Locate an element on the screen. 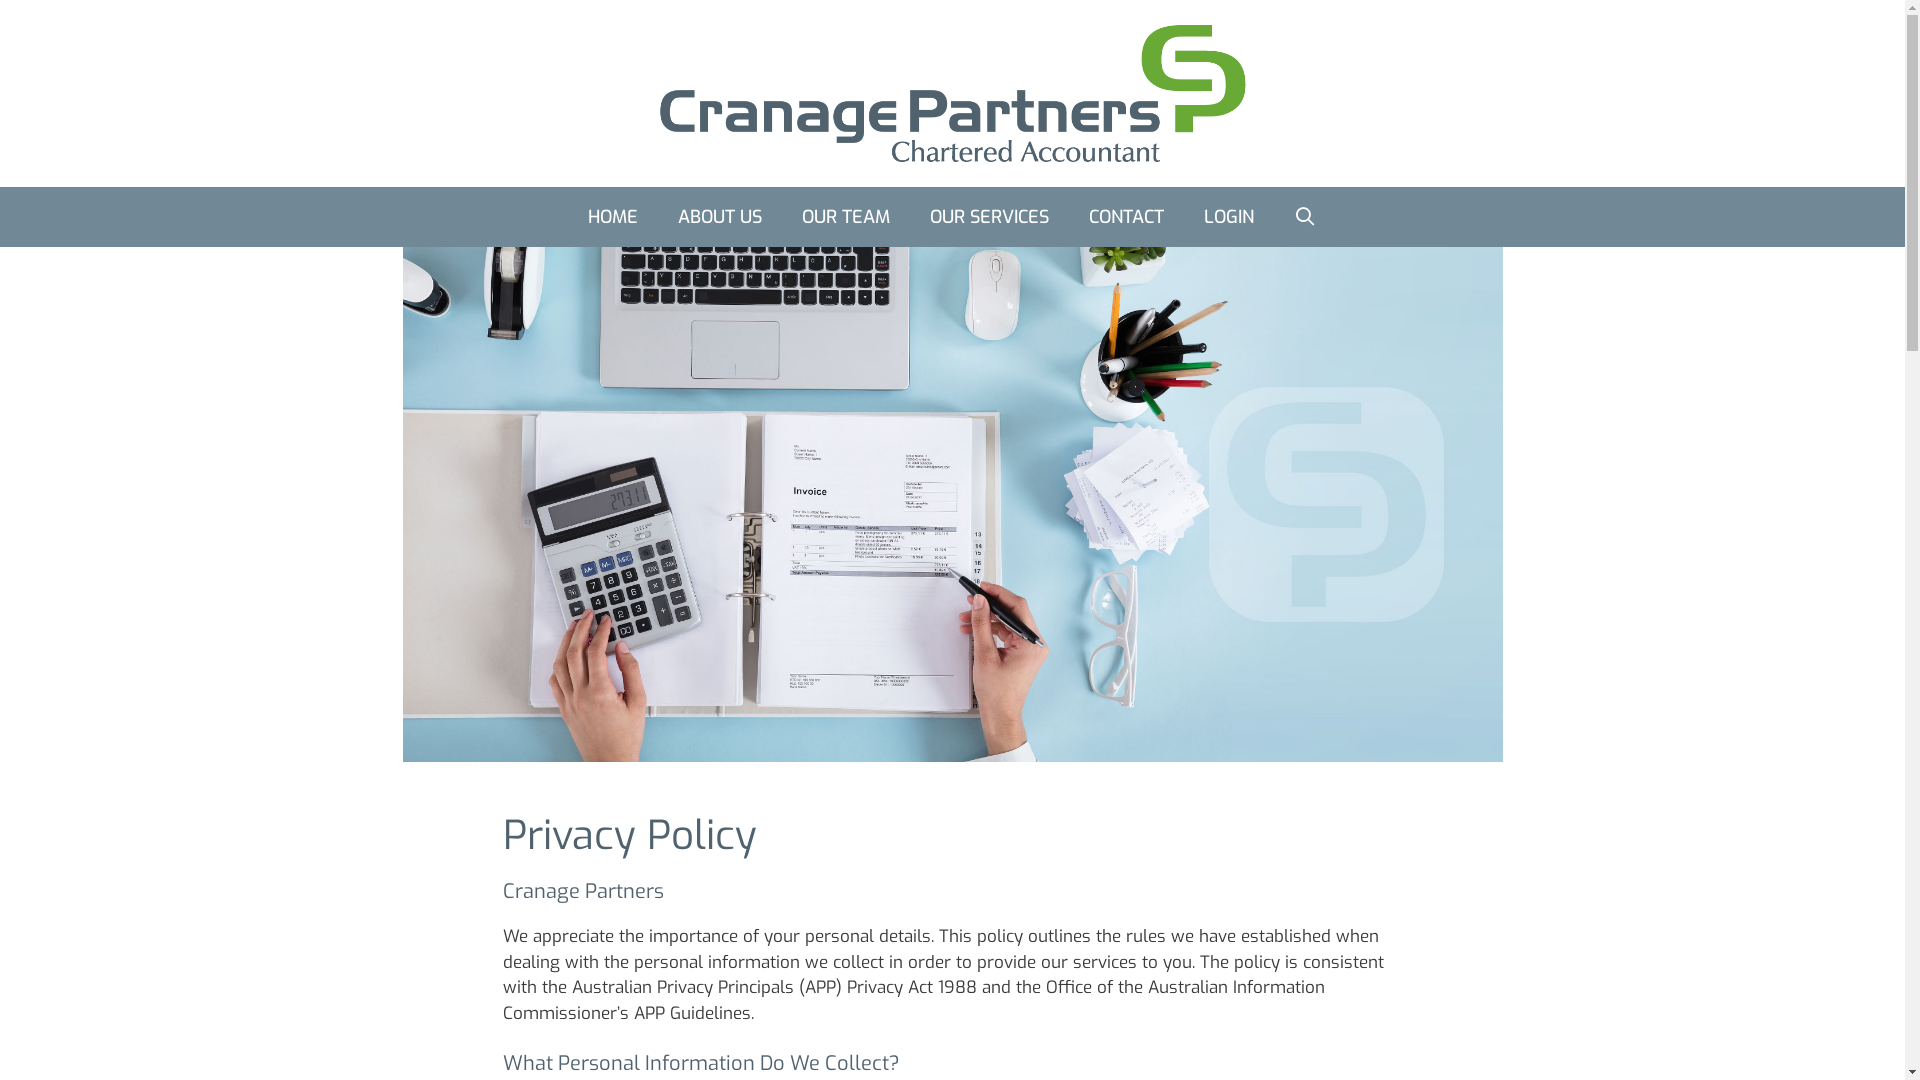 Image resolution: width=1920 pixels, height=1080 pixels. 'LOGIN' is located at coordinates (1227, 216).